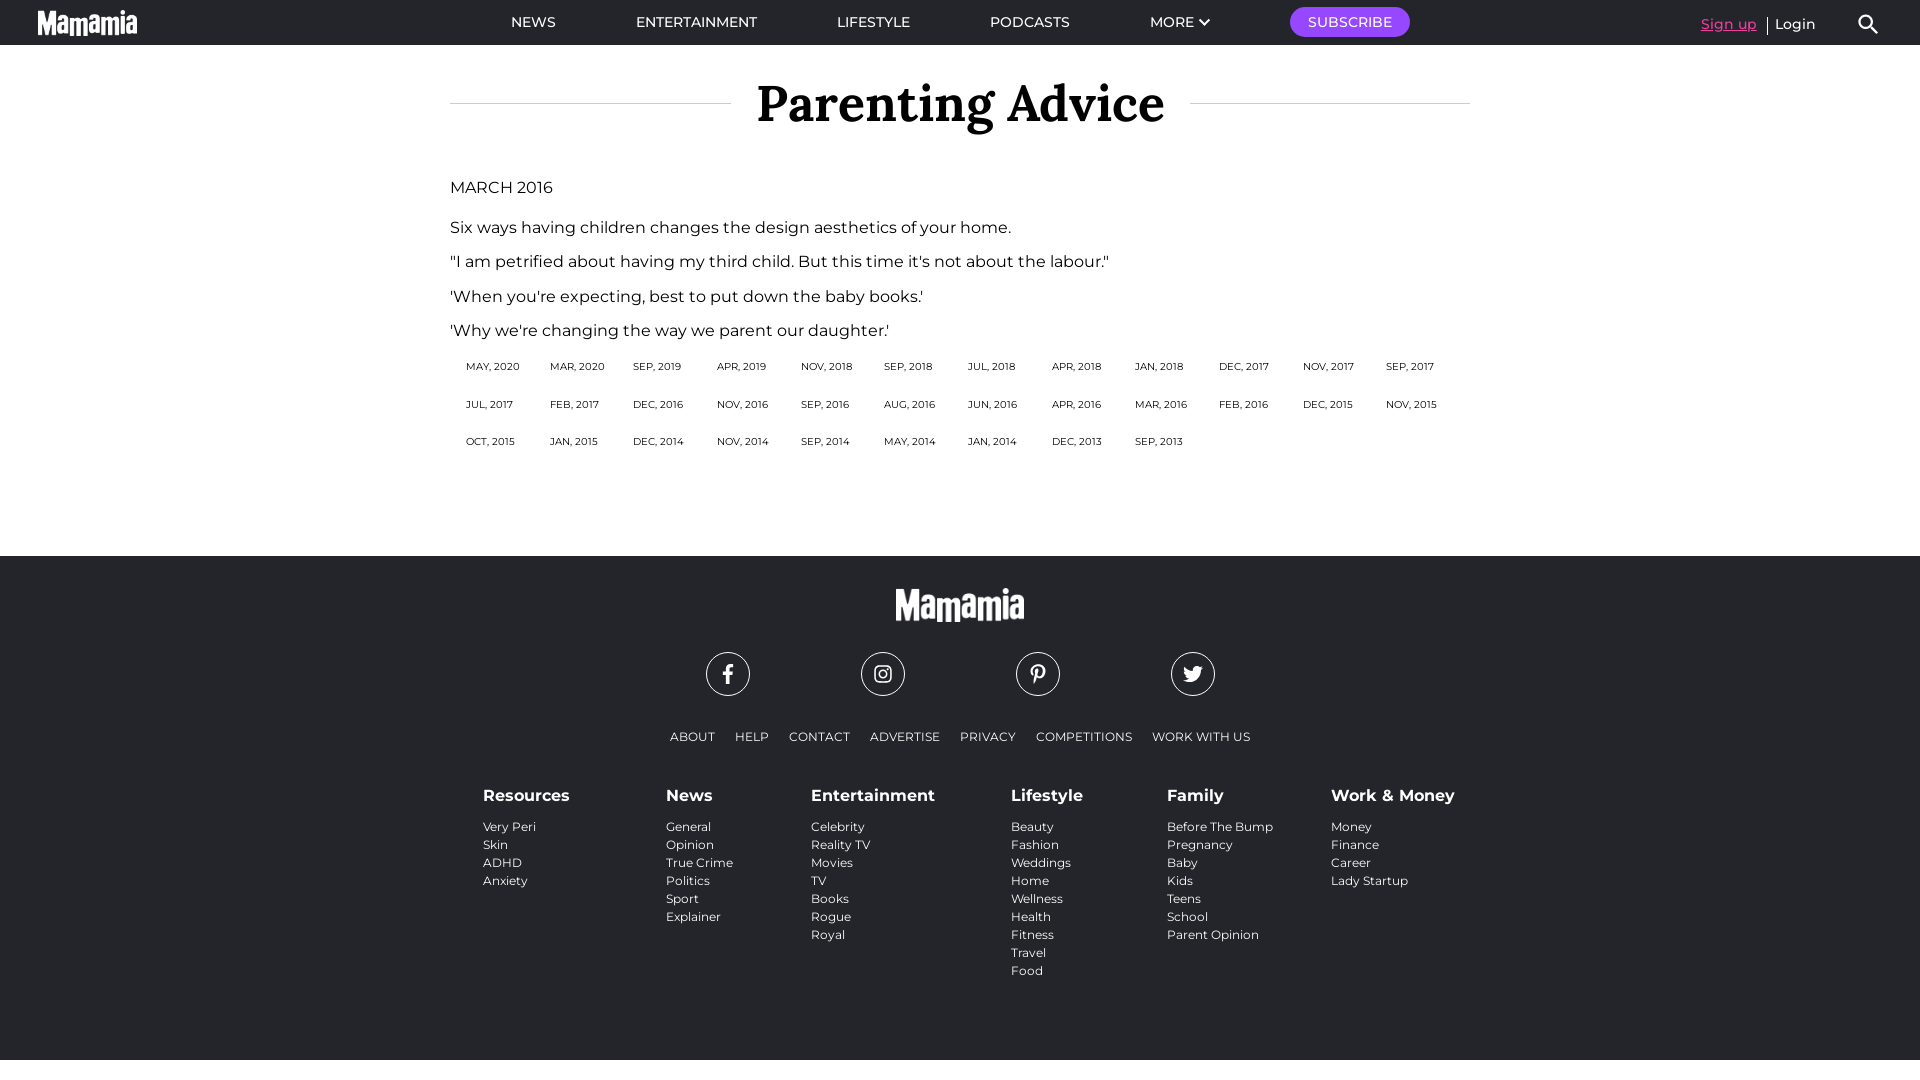  What do you see at coordinates (696, 22) in the screenshot?
I see `'ENTERTAINMENT'` at bounding box center [696, 22].